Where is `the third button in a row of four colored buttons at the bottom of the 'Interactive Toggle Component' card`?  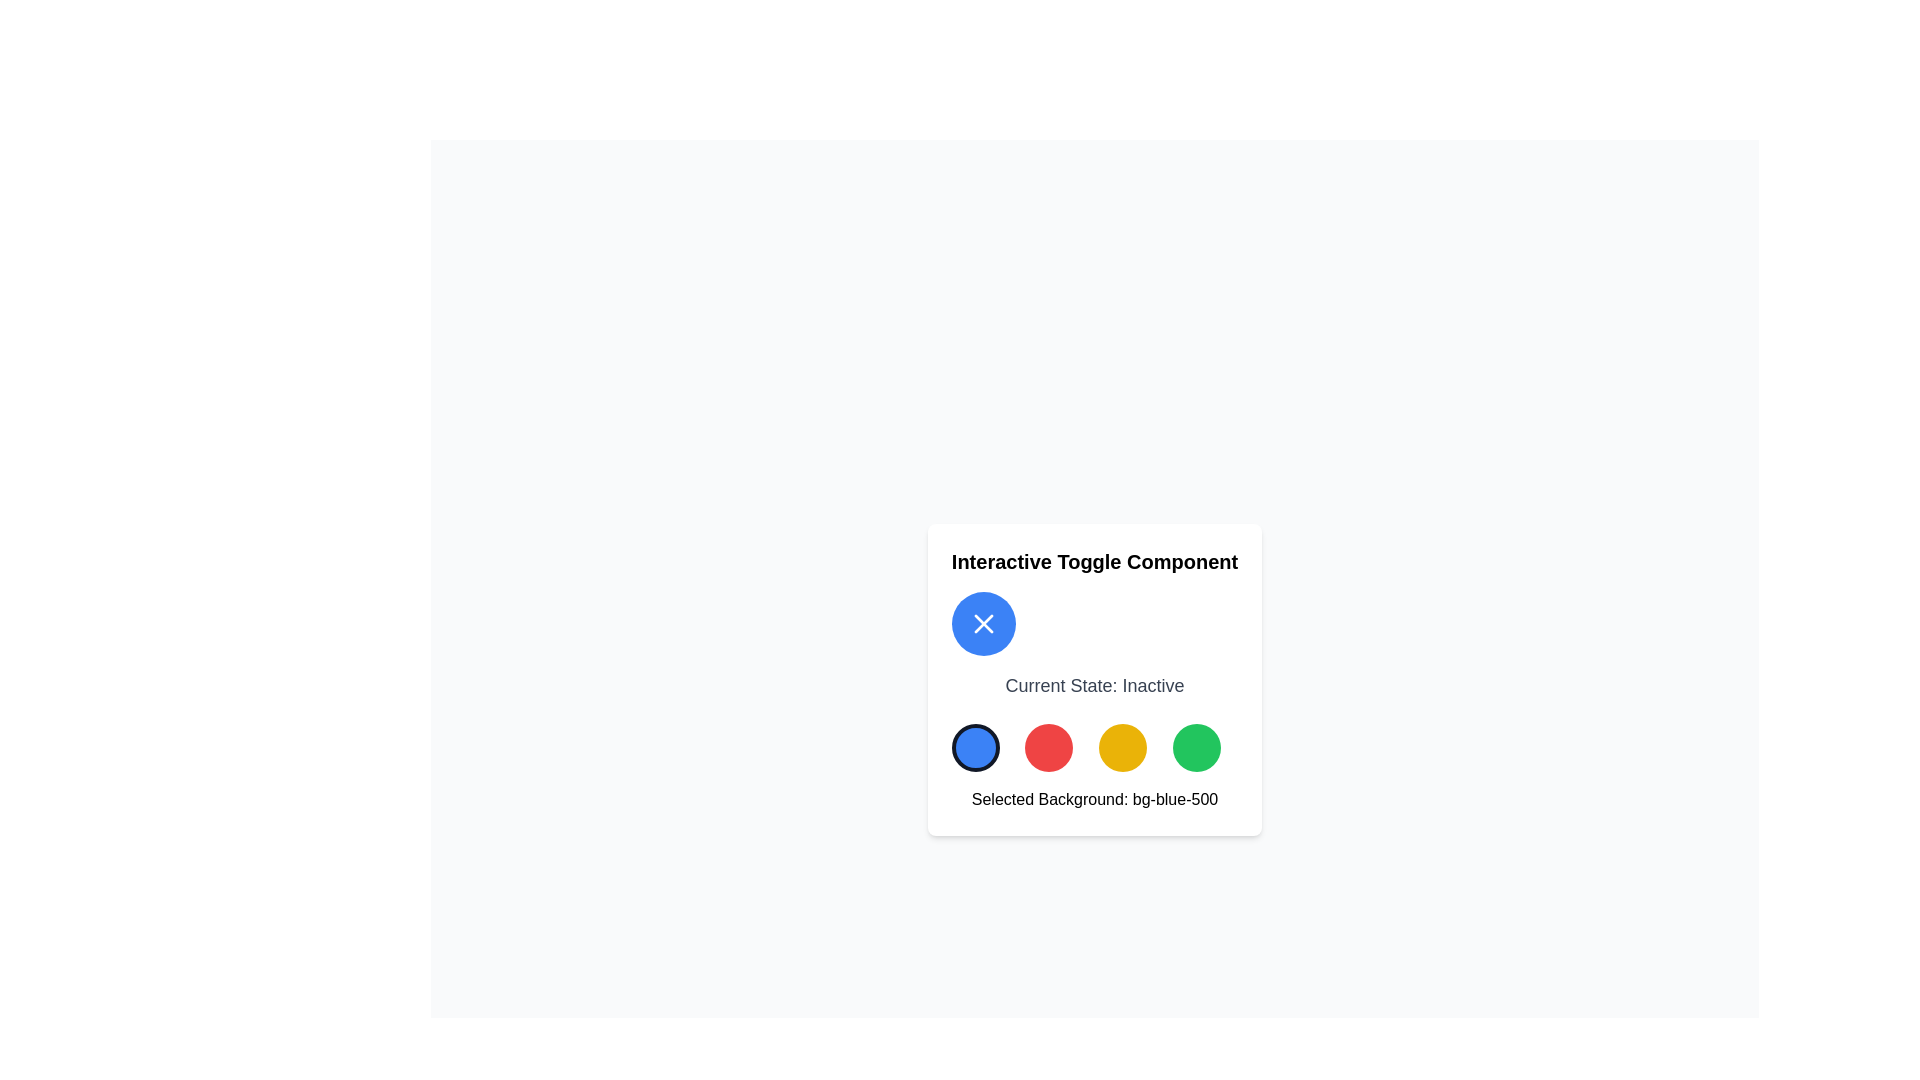
the third button in a row of four colored buttons at the bottom of the 'Interactive Toggle Component' card is located at coordinates (1123, 748).